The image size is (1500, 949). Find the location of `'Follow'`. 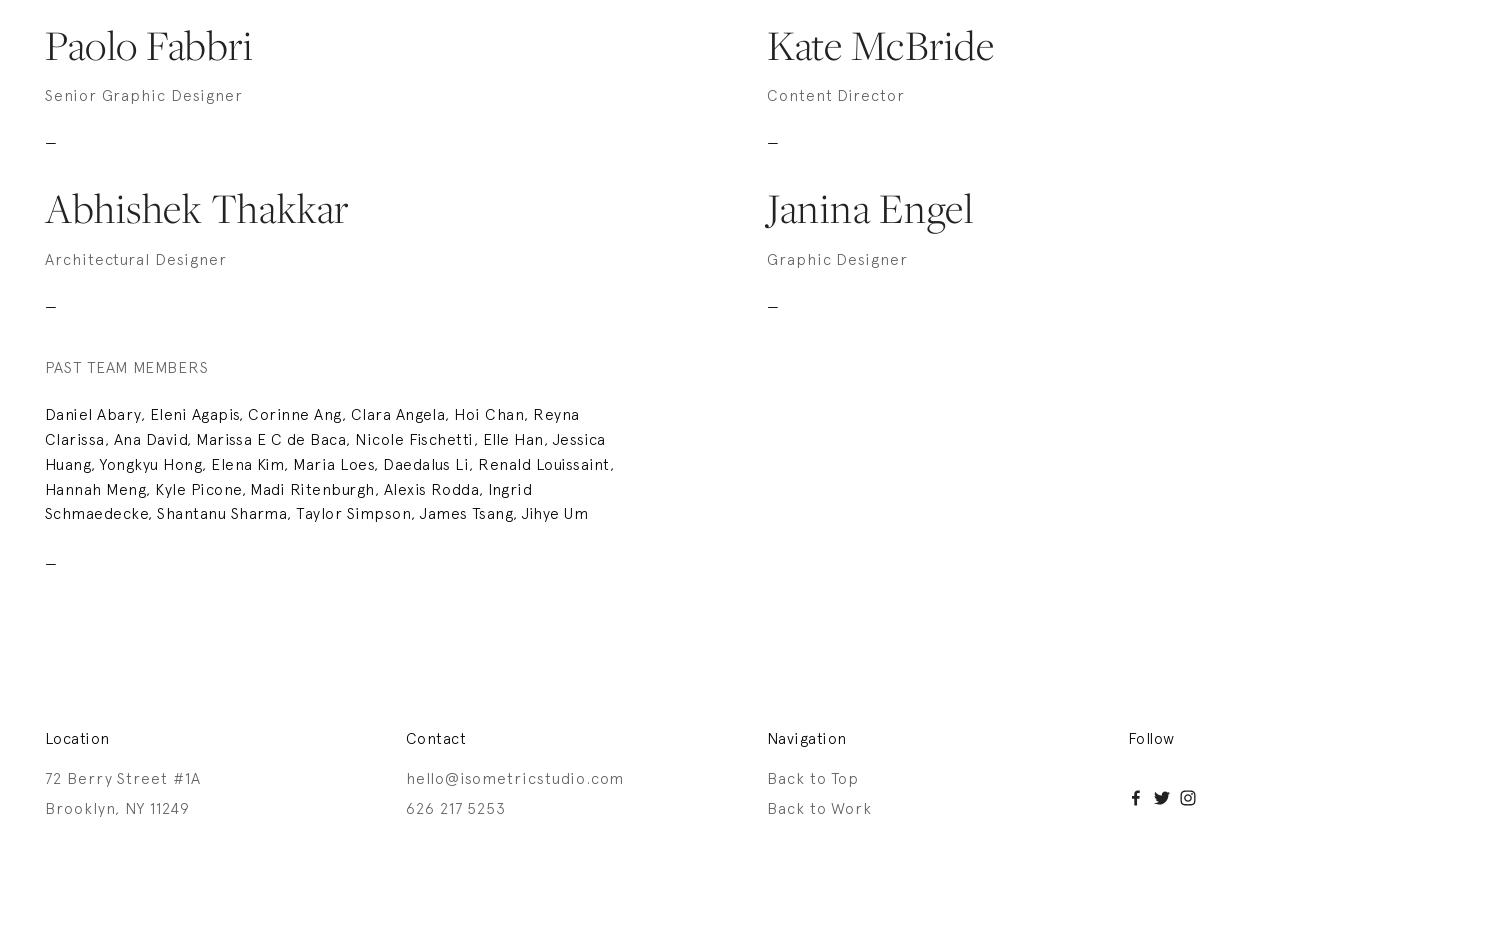

'Follow' is located at coordinates (1150, 738).